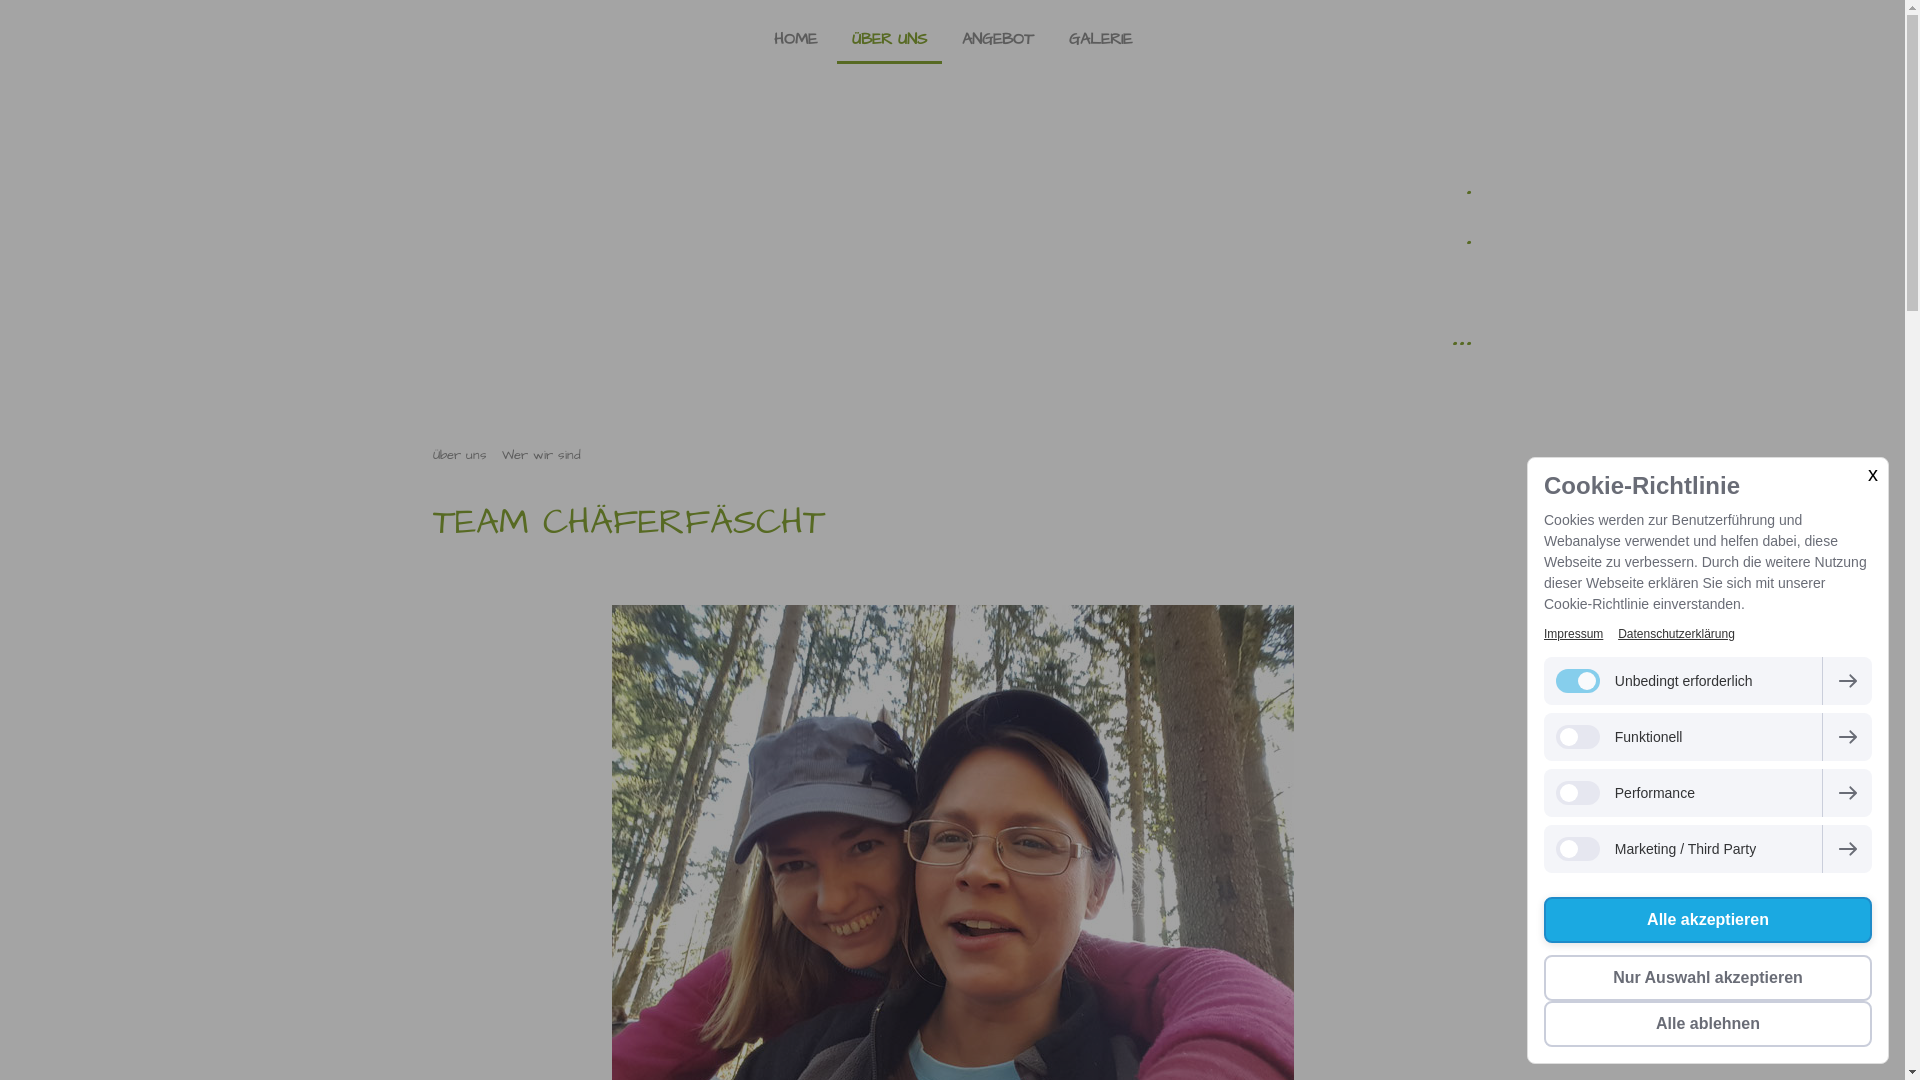  I want to click on 'Nur Auswahl akzeptieren', so click(1707, 977).